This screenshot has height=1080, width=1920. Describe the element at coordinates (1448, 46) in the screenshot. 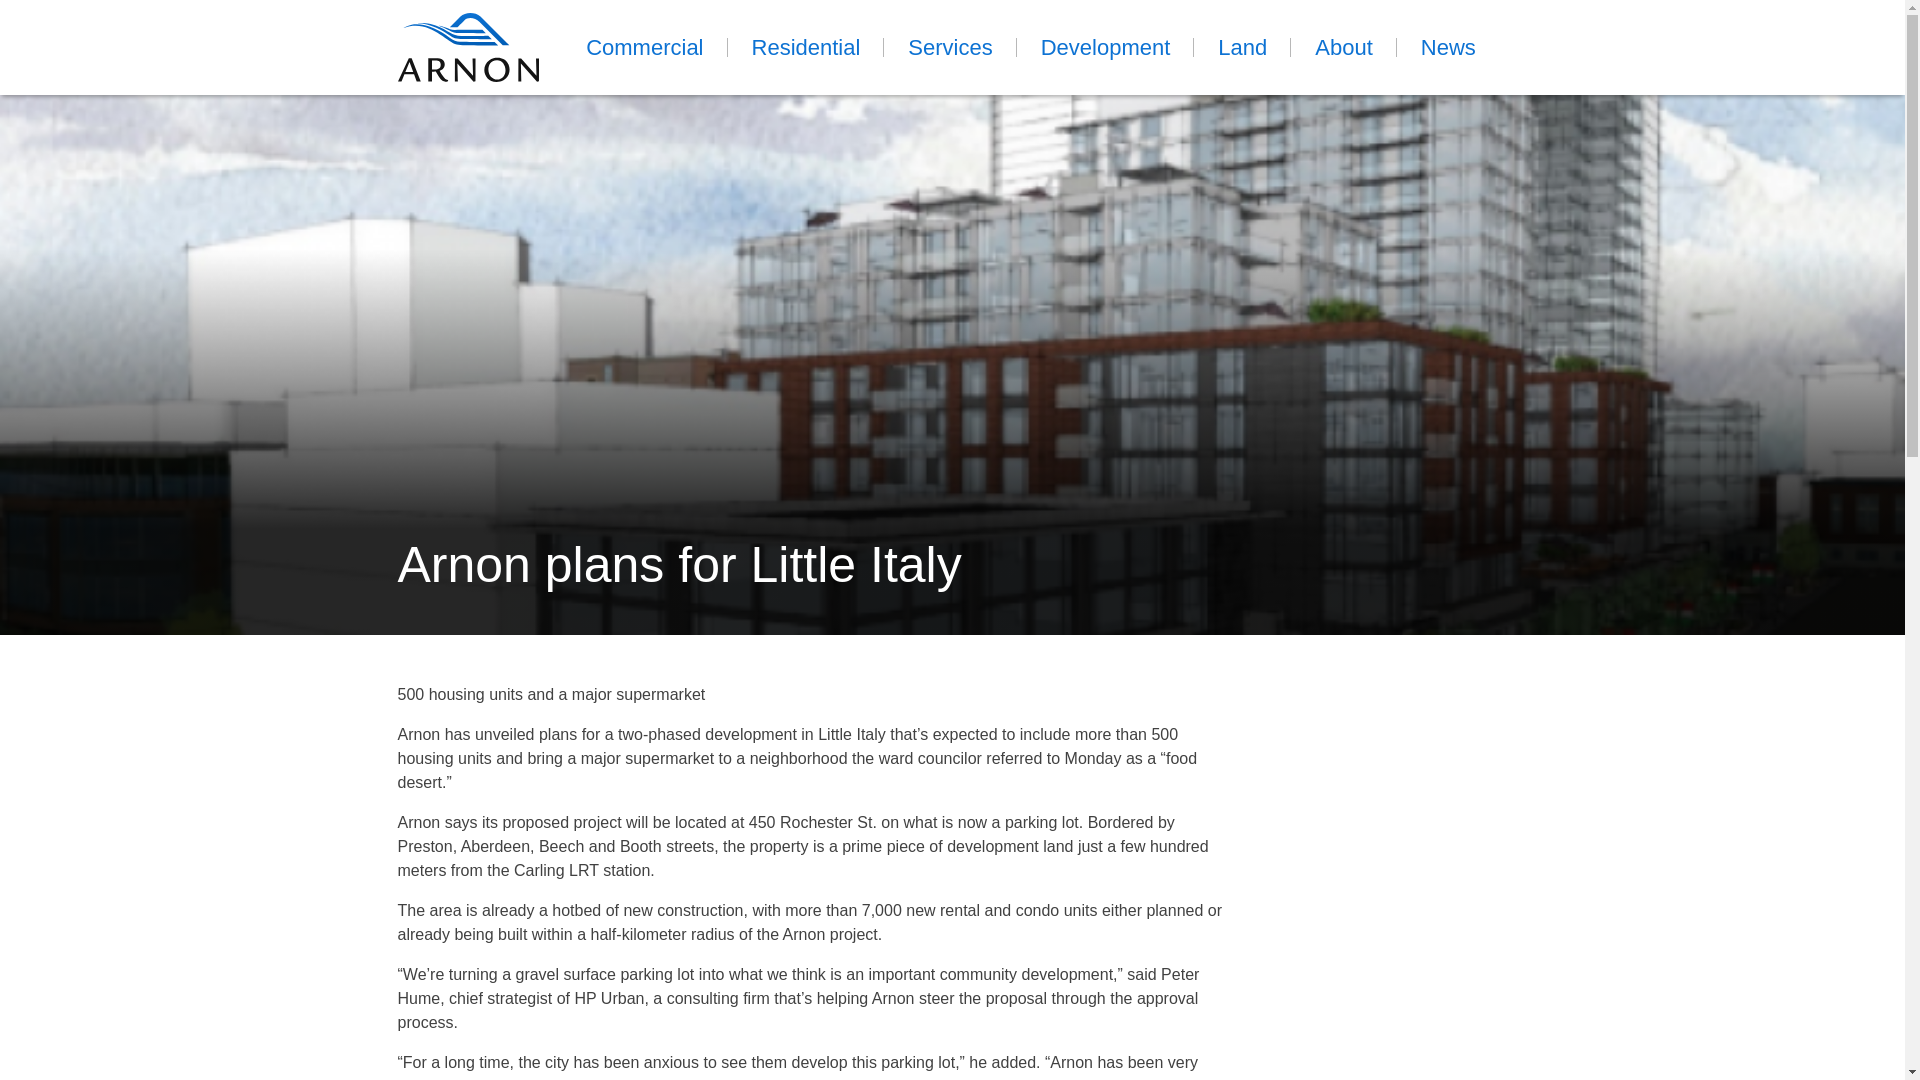

I see `'News'` at that location.